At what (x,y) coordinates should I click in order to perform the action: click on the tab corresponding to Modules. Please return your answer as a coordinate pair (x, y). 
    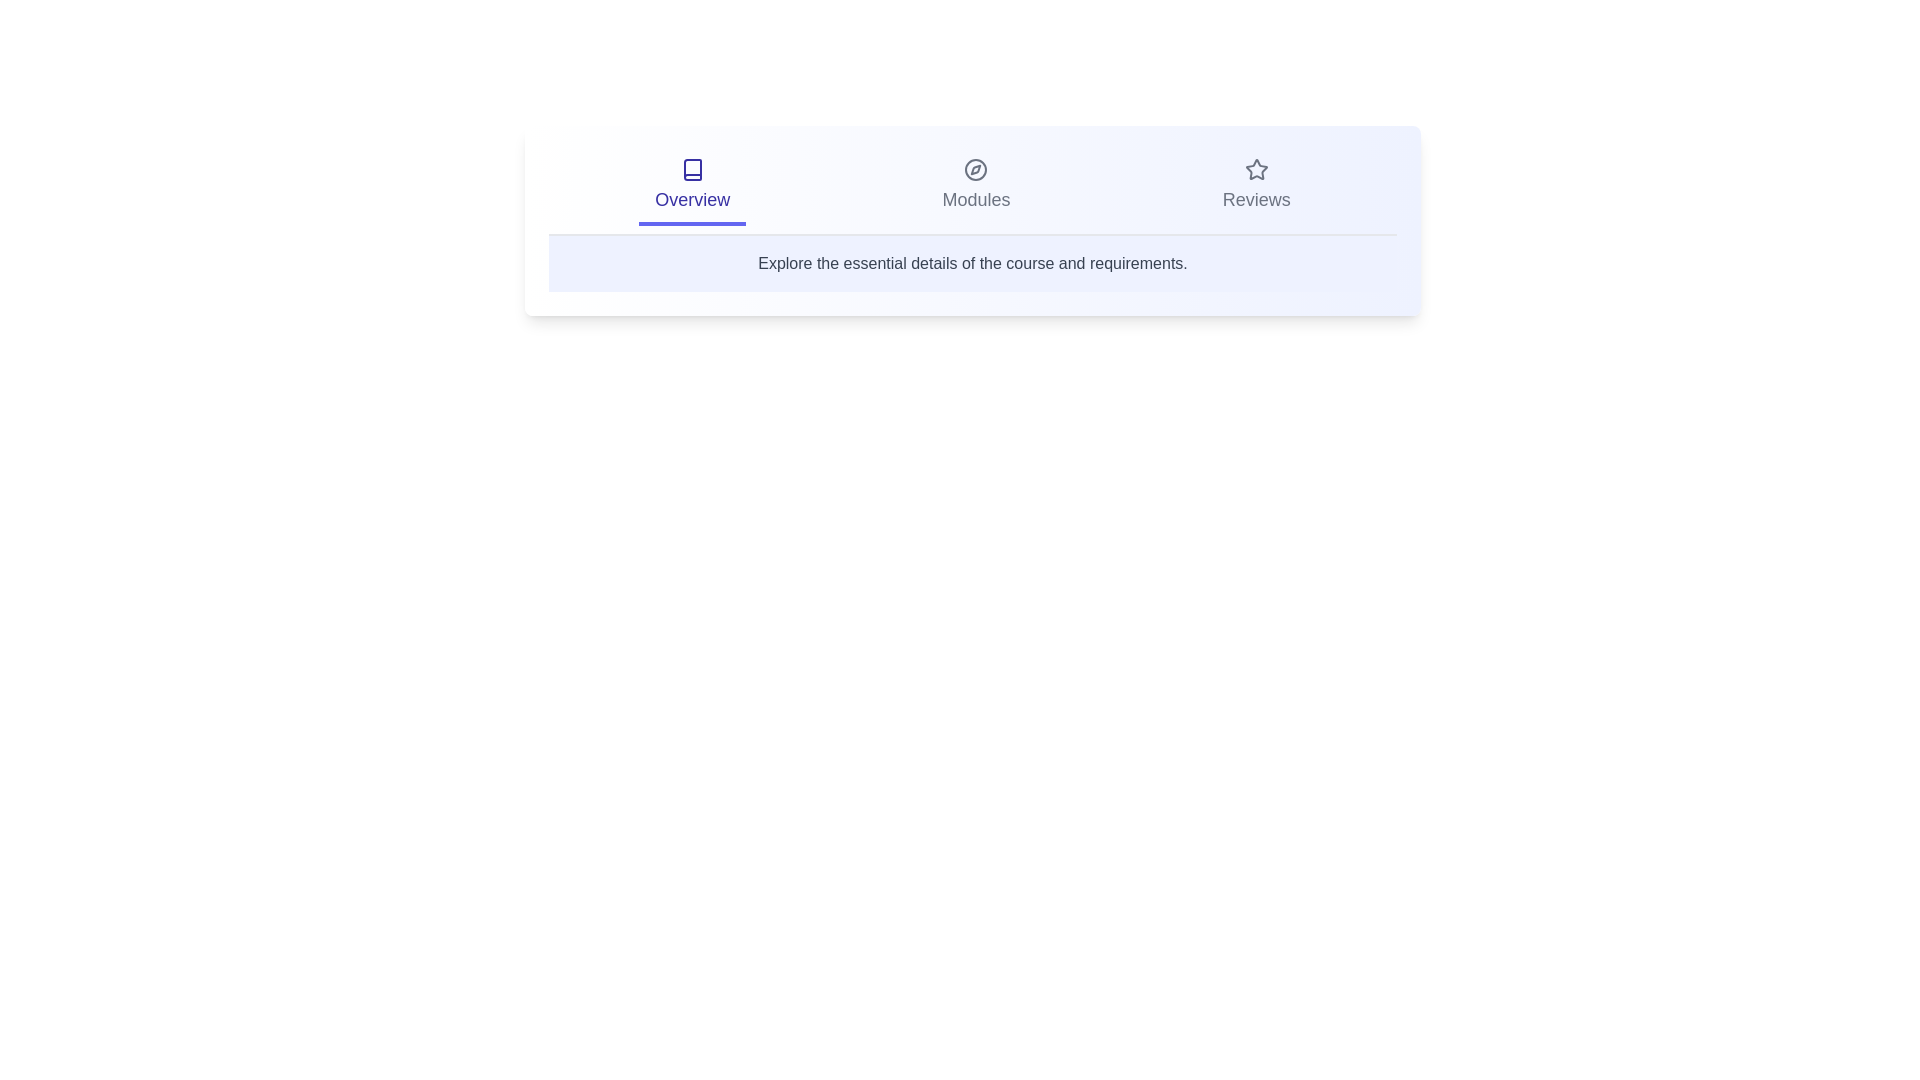
    Looking at the image, I should click on (976, 188).